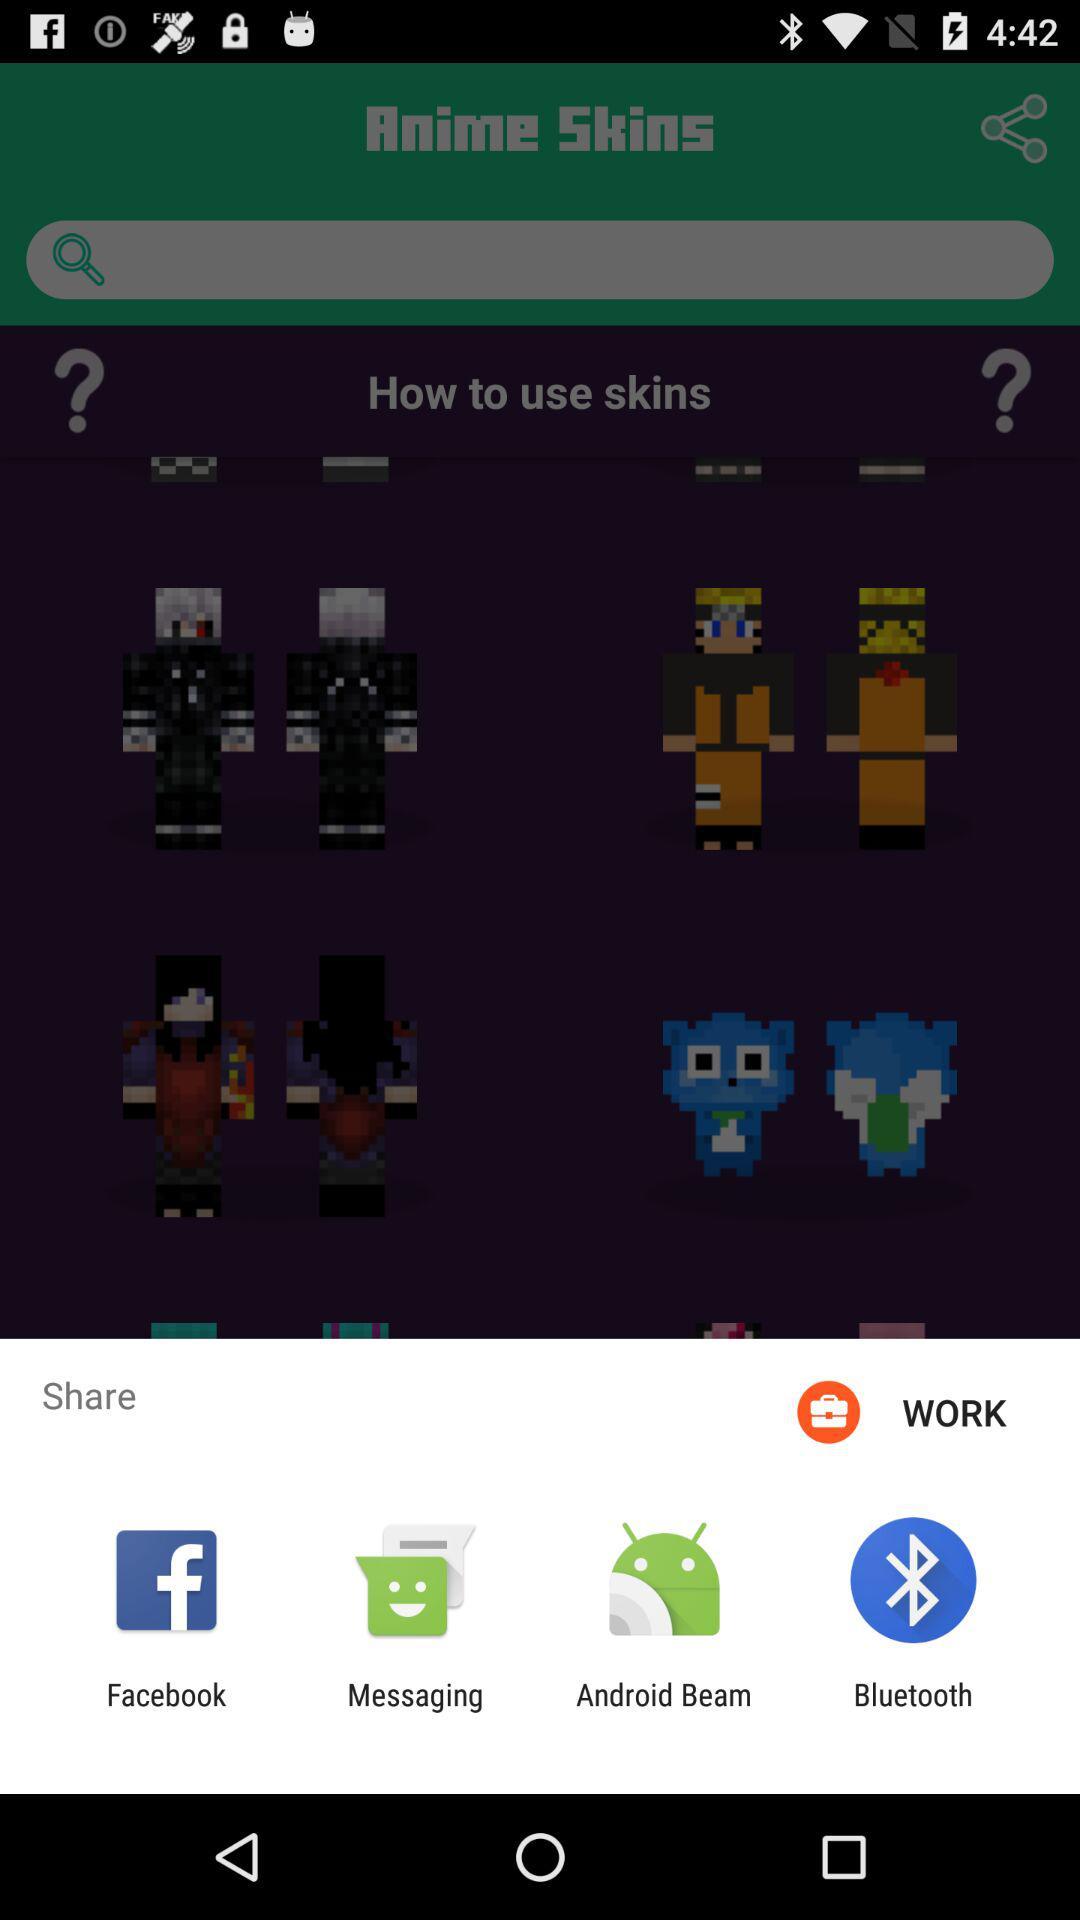 This screenshot has height=1920, width=1080. Describe the element at coordinates (664, 1711) in the screenshot. I see `the app next to bluetooth` at that location.